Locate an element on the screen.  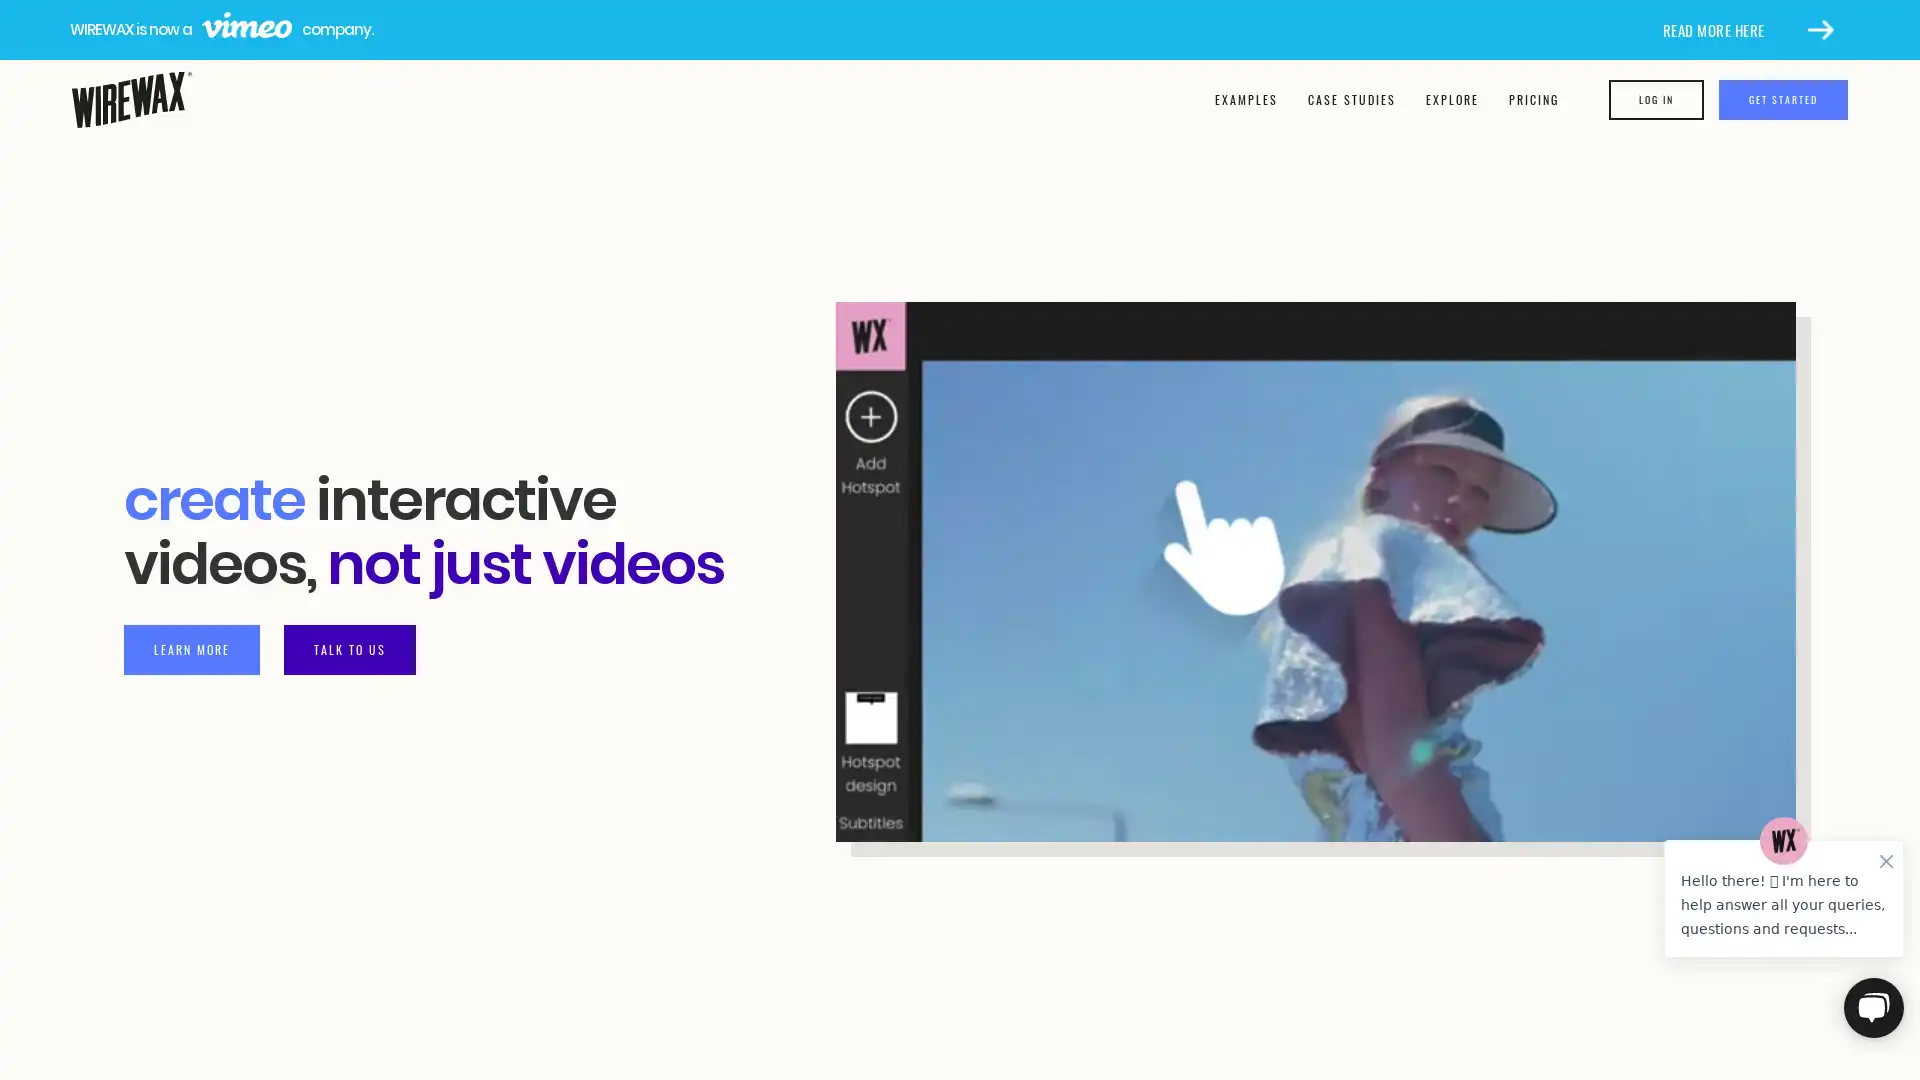
LOG IN is located at coordinates (1658, 100).